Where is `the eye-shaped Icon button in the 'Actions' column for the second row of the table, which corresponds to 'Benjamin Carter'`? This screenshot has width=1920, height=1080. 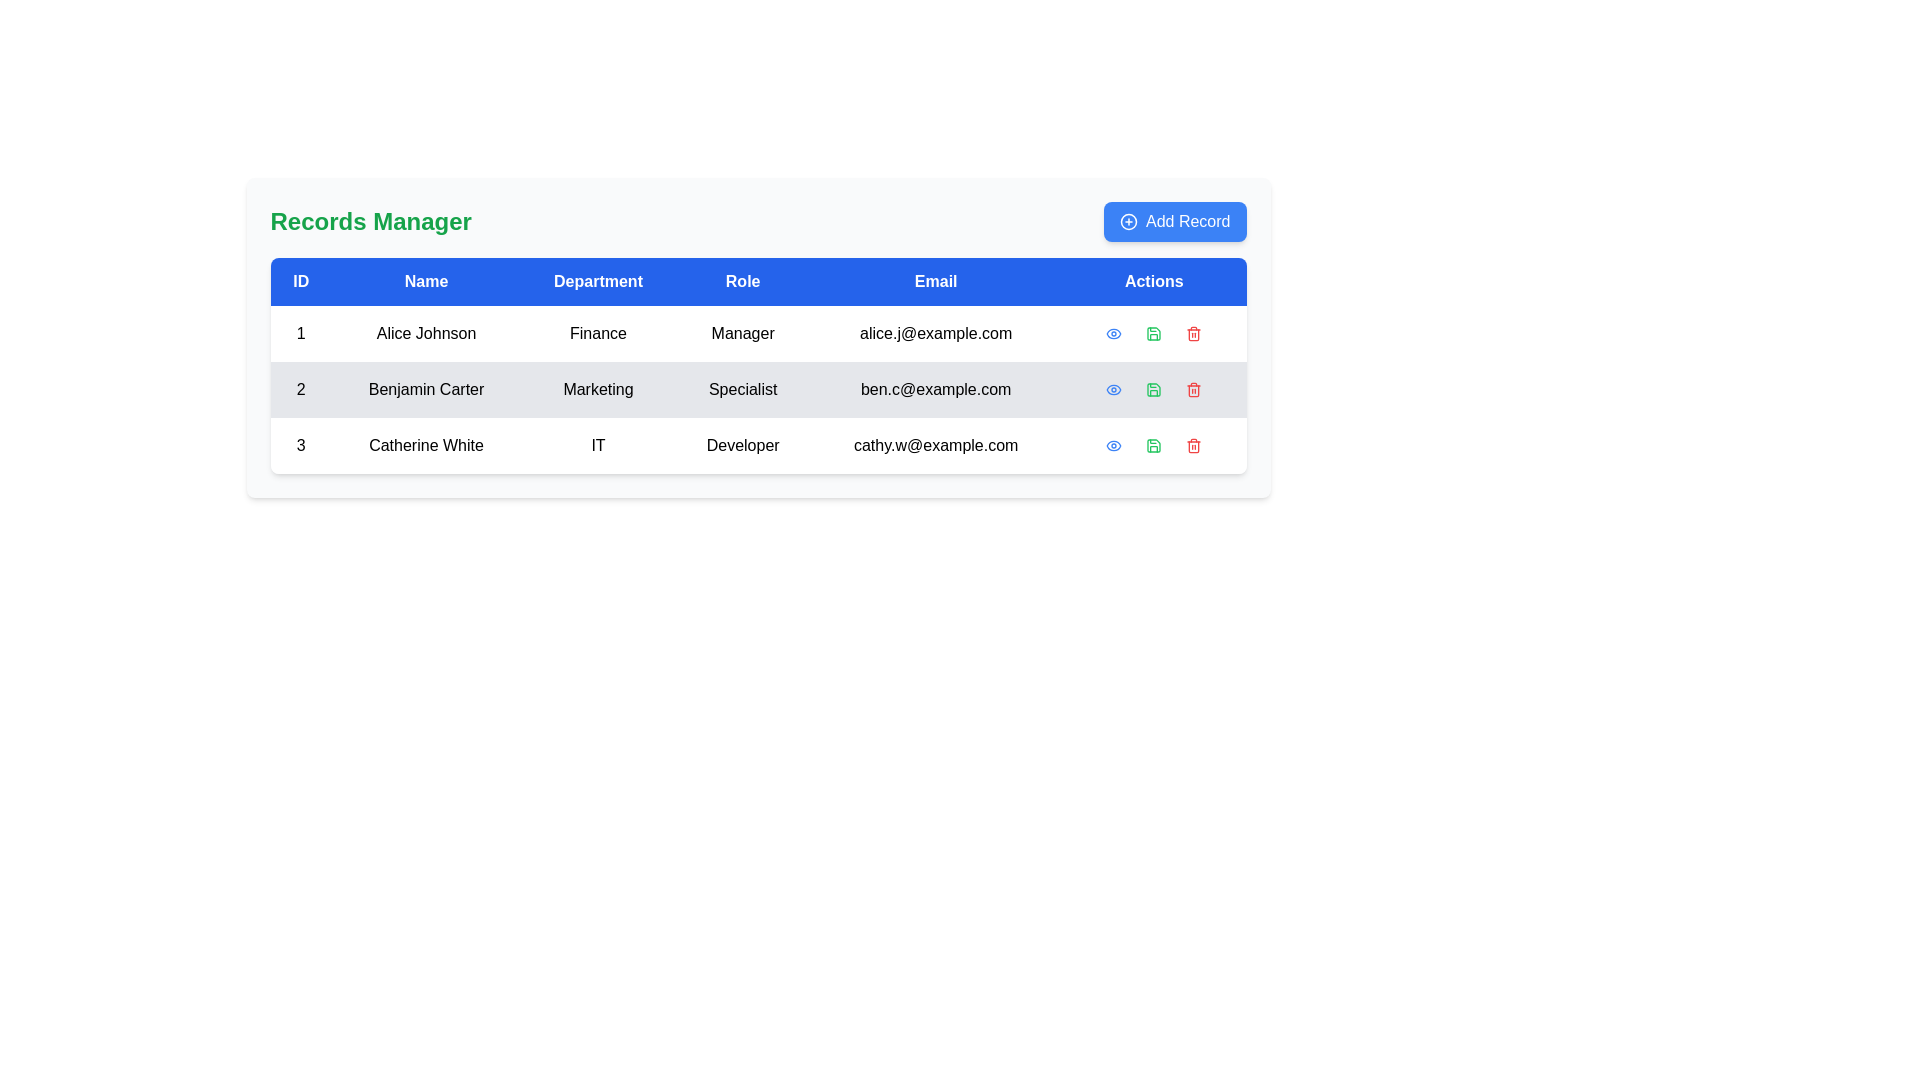 the eye-shaped Icon button in the 'Actions' column for the second row of the table, which corresponds to 'Benjamin Carter' is located at coordinates (1112, 389).